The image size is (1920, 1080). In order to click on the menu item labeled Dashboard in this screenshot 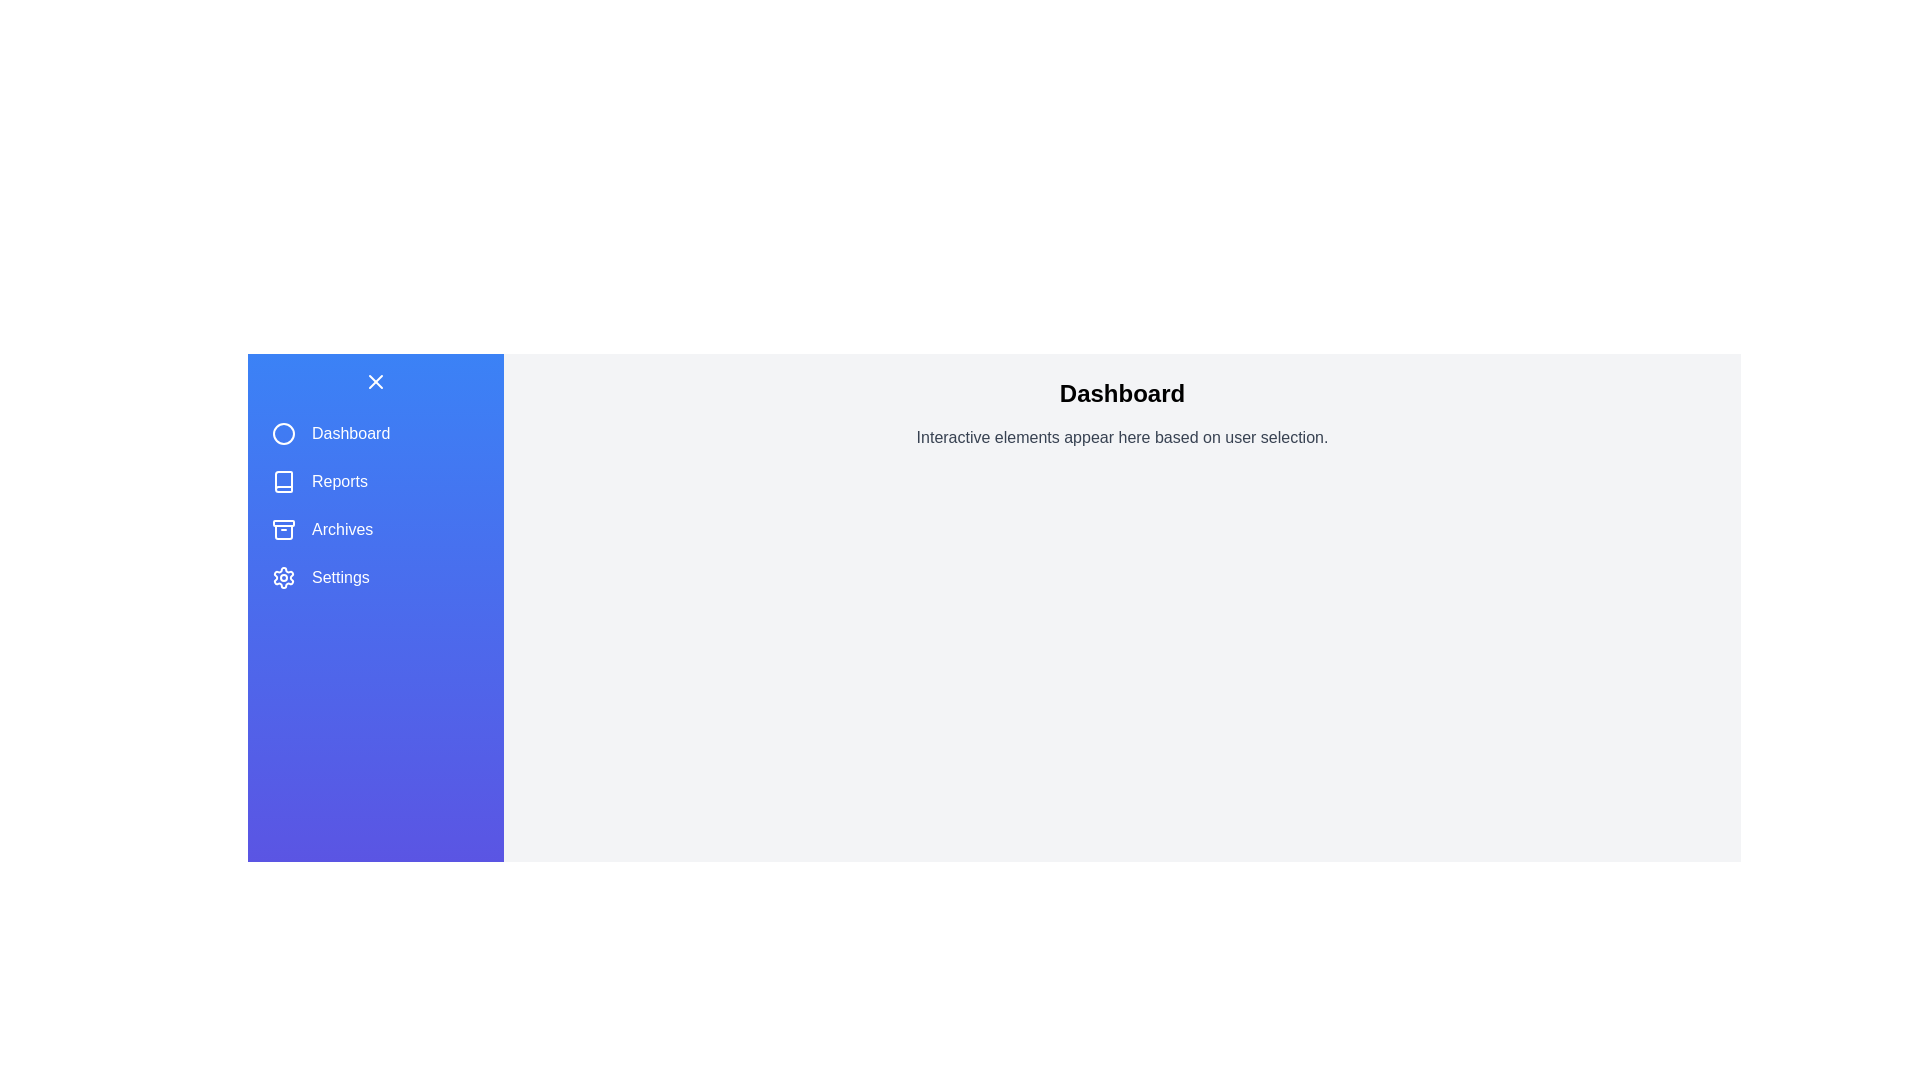, I will do `click(375, 433)`.